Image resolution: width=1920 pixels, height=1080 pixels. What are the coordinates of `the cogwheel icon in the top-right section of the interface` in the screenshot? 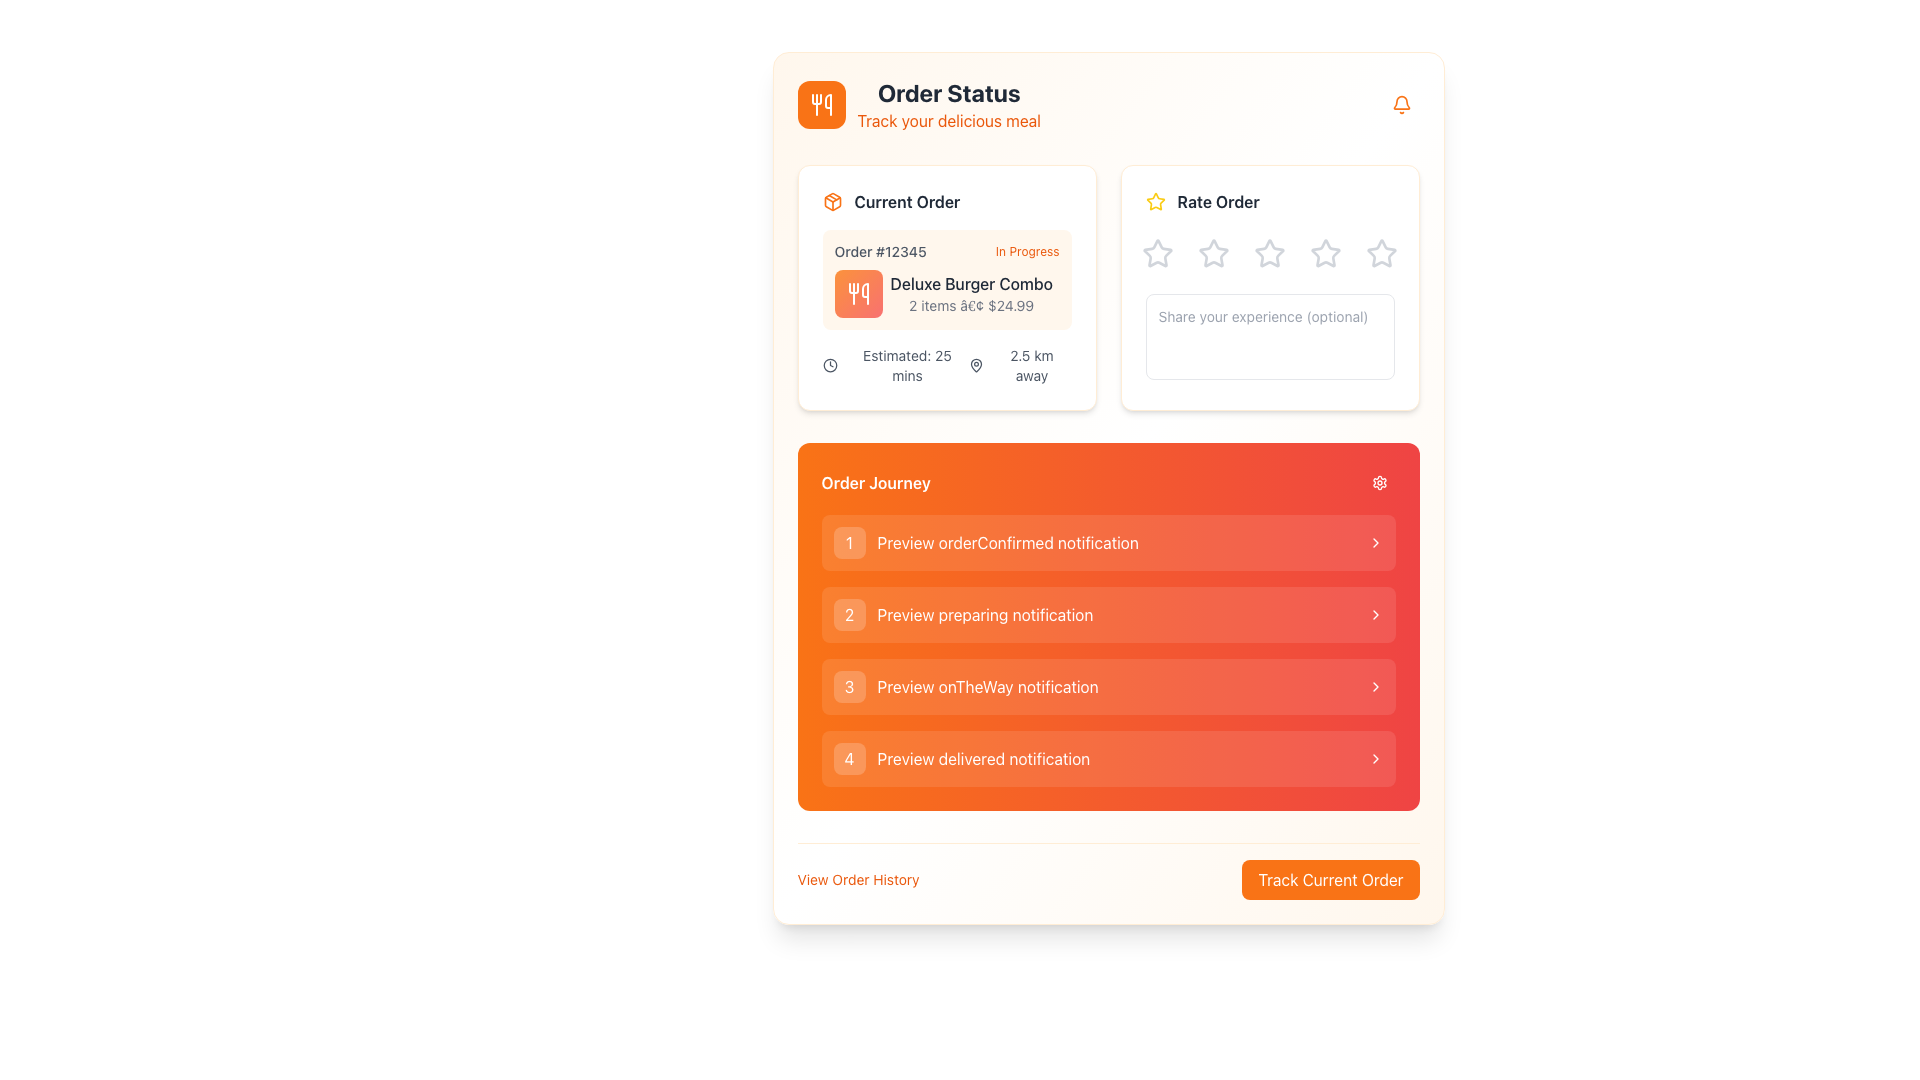 It's located at (1378, 482).